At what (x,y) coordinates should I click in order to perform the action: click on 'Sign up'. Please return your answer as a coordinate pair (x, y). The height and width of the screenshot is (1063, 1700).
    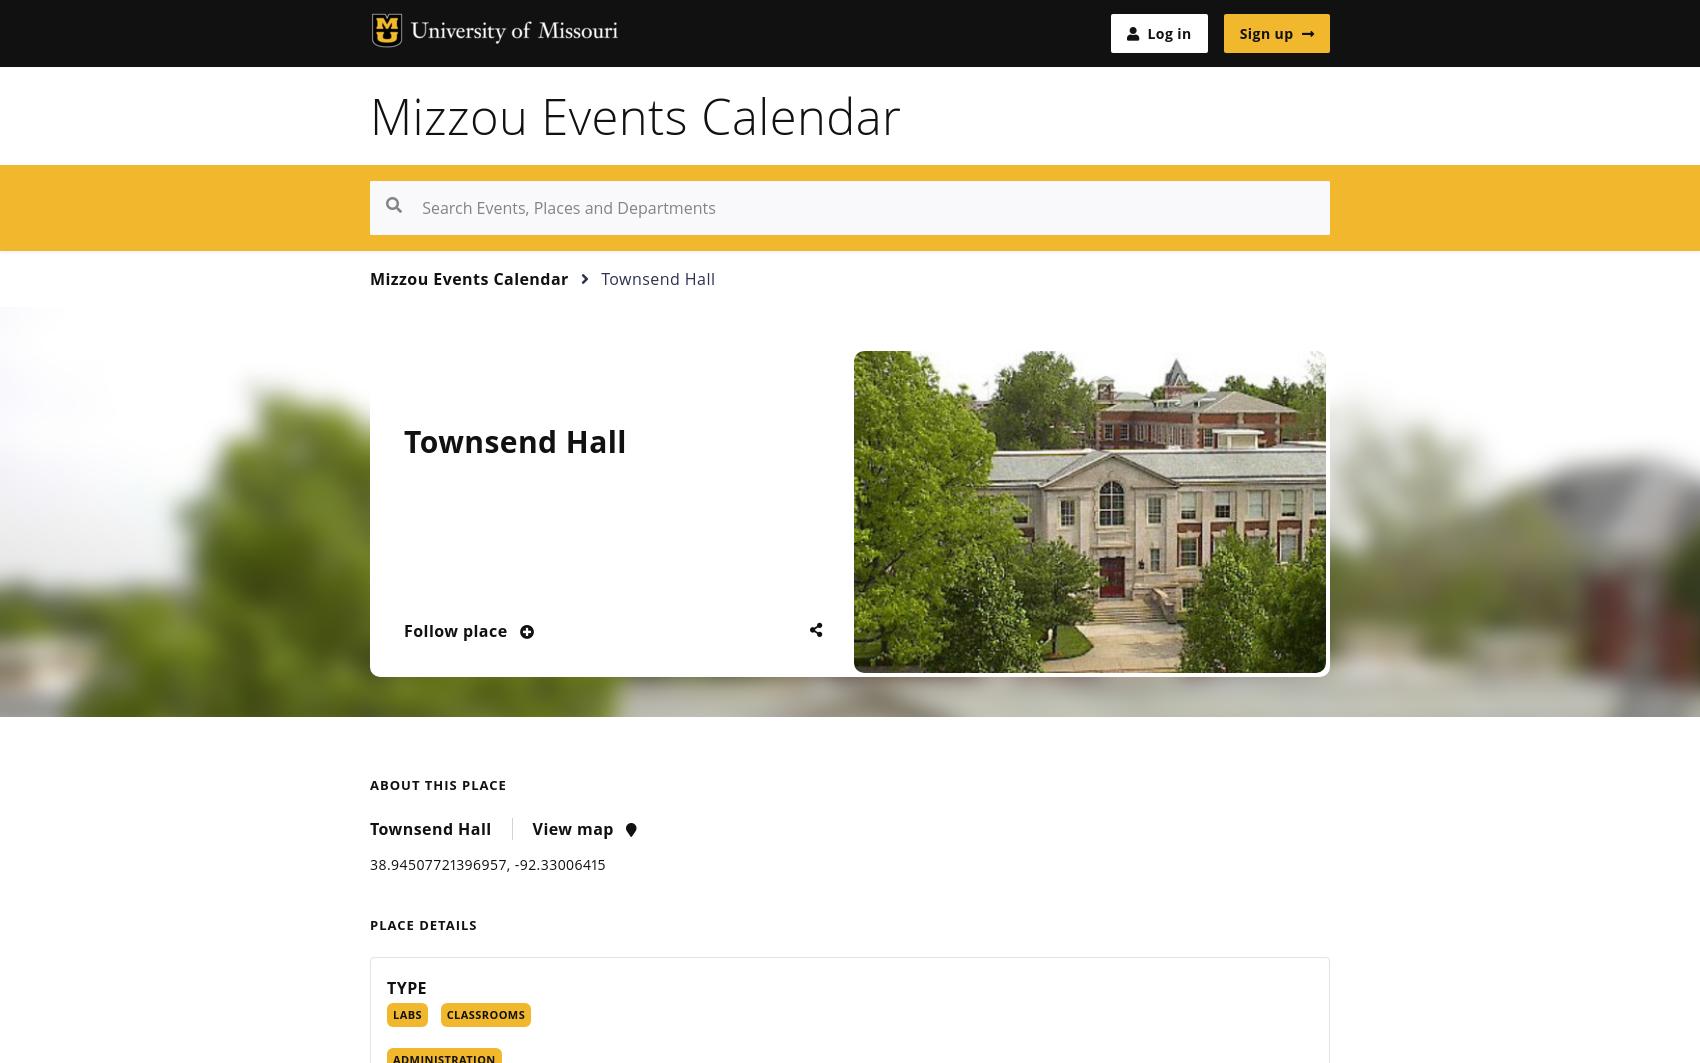
    Looking at the image, I should click on (1264, 32).